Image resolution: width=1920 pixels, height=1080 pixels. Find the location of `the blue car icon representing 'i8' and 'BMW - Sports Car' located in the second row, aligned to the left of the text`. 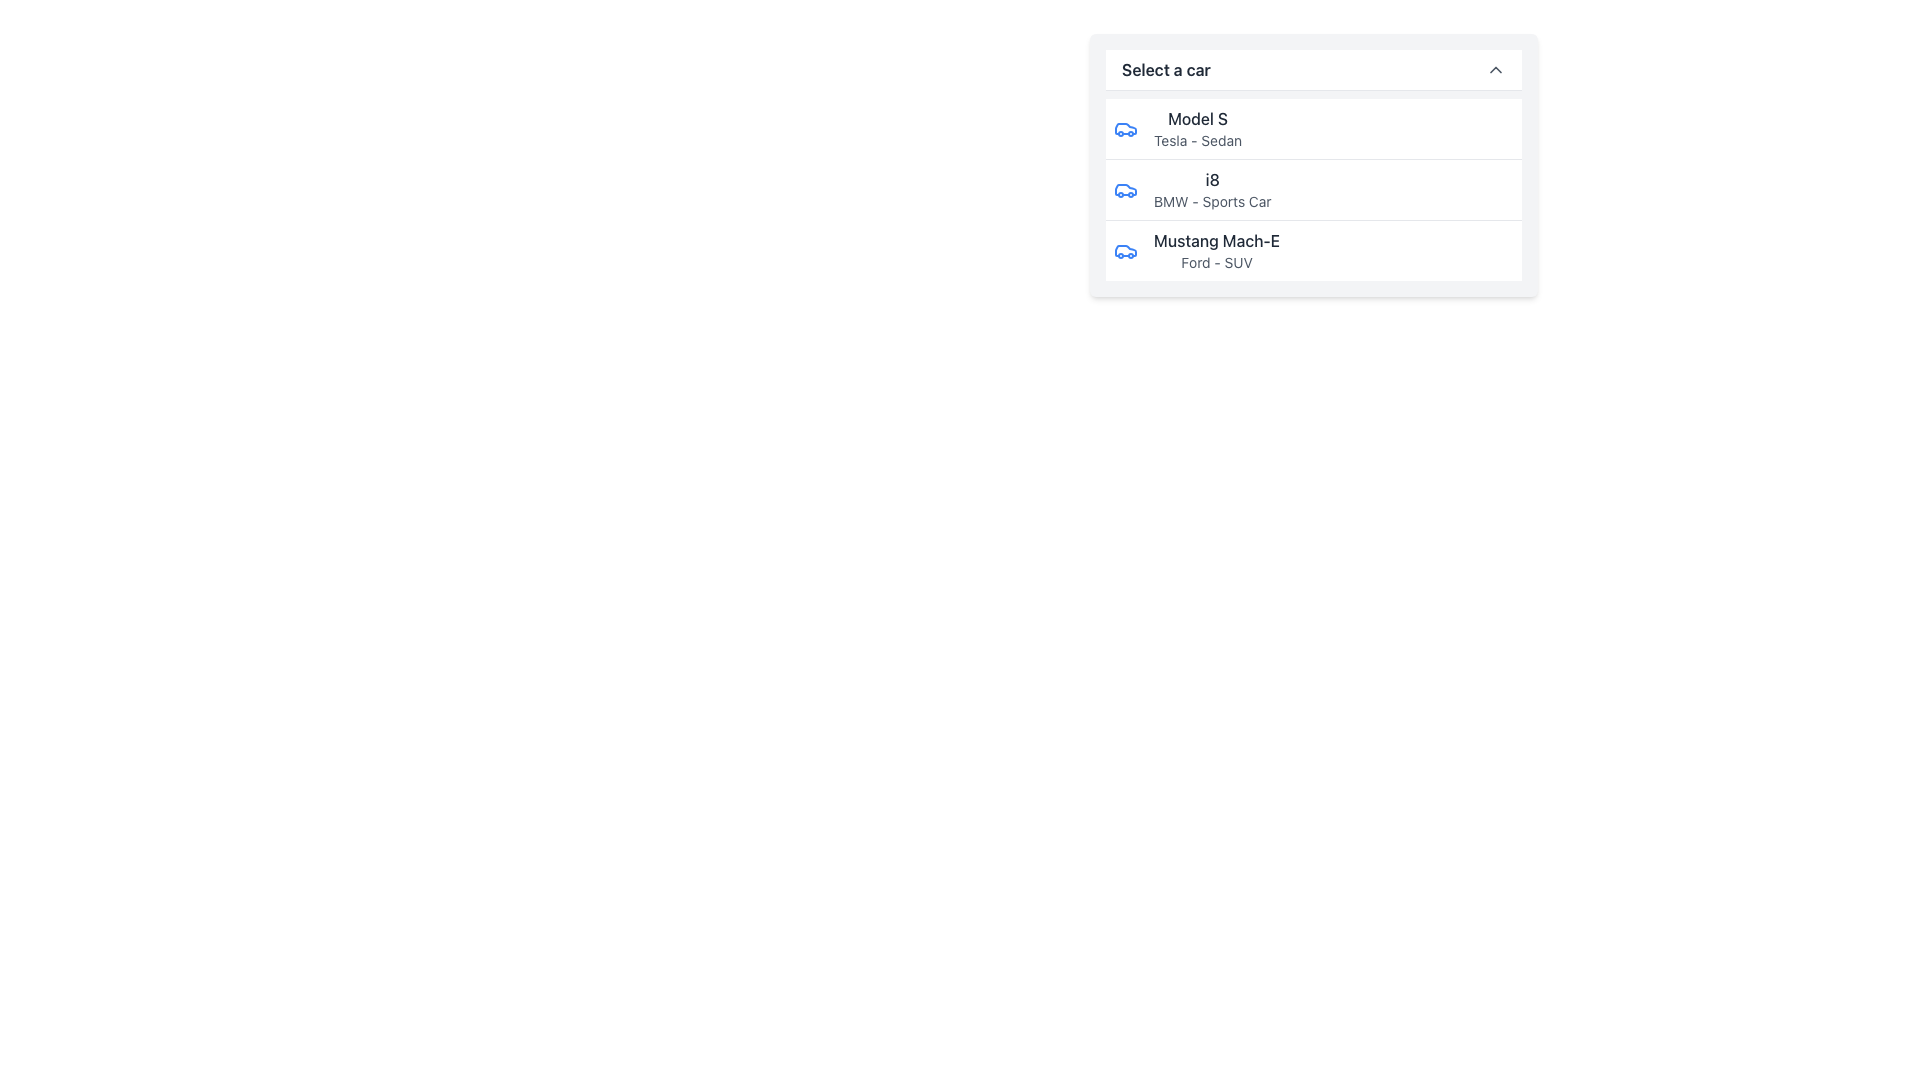

the blue car icon representing 'i8' and 'BMW - Sports Car' located in the second row, aligned to the left of the text is located at coordinates (1126, 189).